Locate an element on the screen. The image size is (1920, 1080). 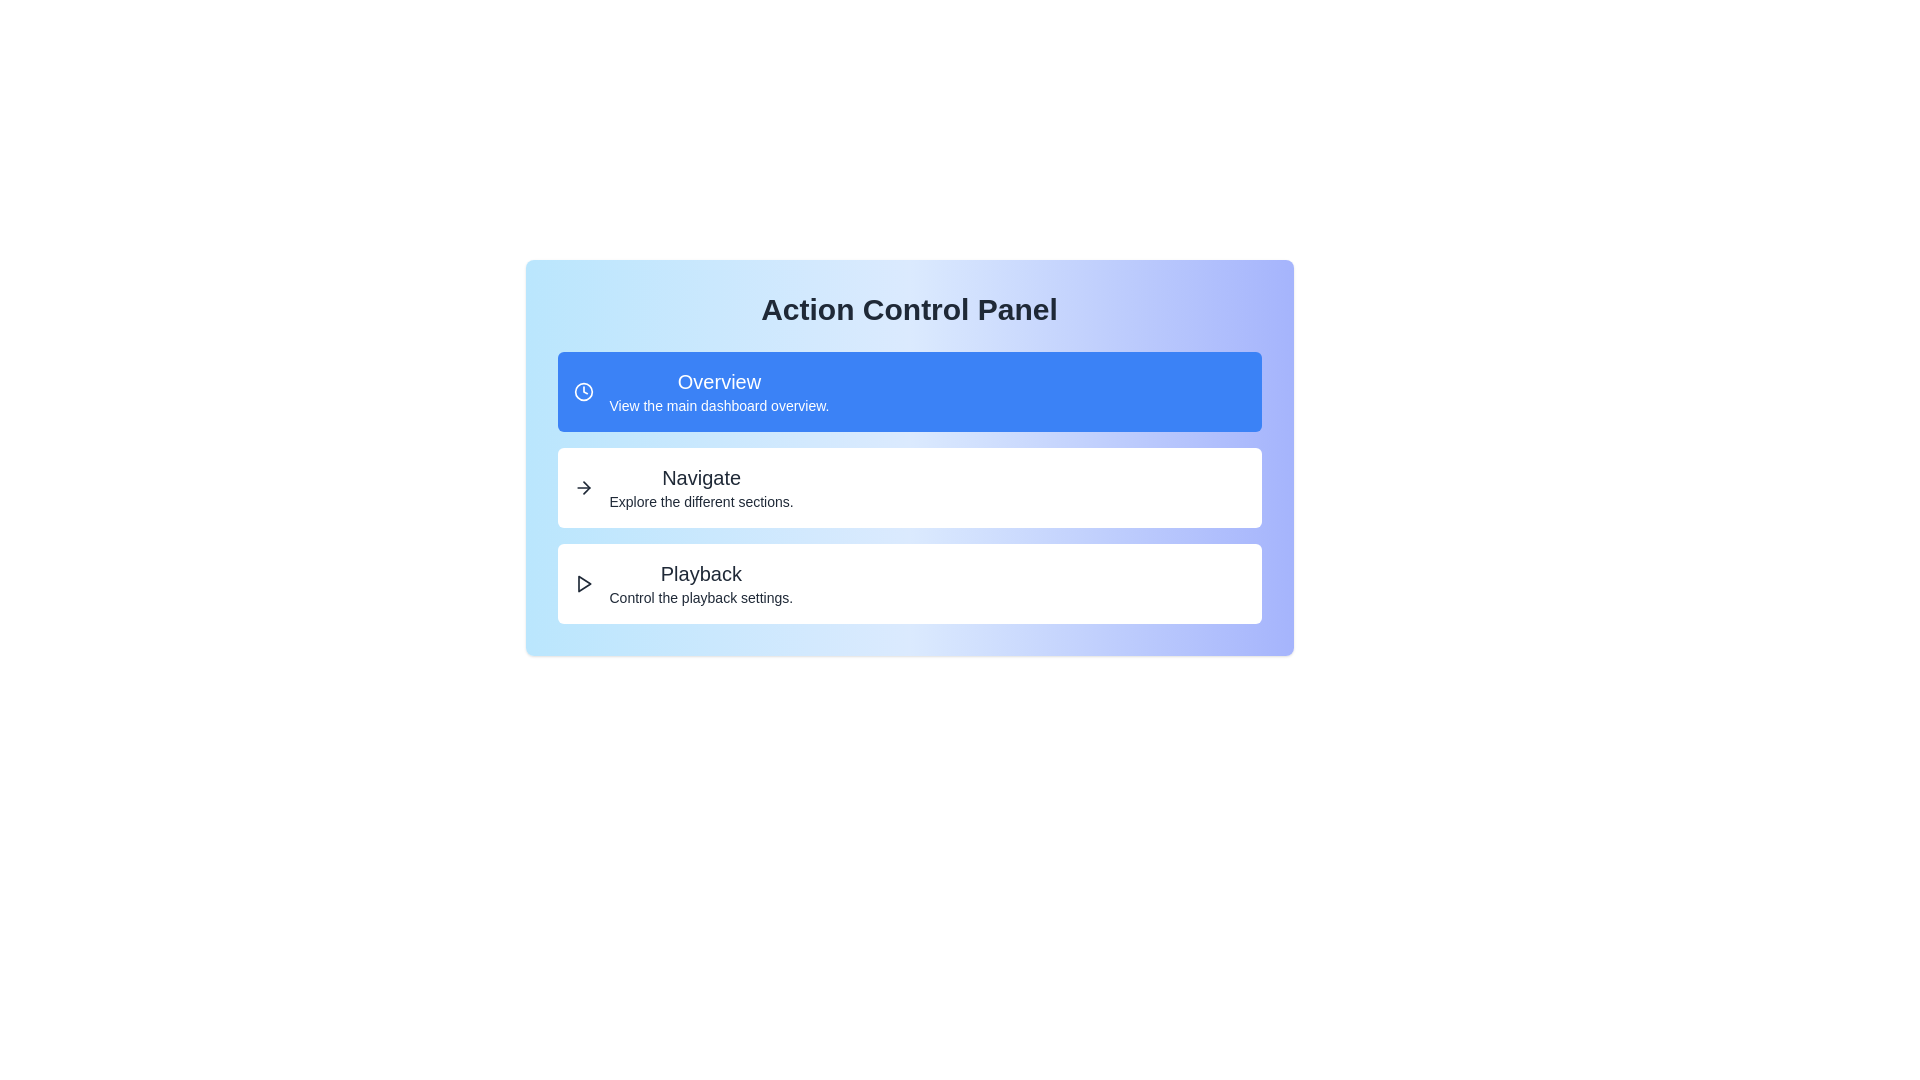
the circular component of the clock-like icon located in the top-left corner of the blue rectangular section titled 'Overview' is located at coordinates (582, 392).